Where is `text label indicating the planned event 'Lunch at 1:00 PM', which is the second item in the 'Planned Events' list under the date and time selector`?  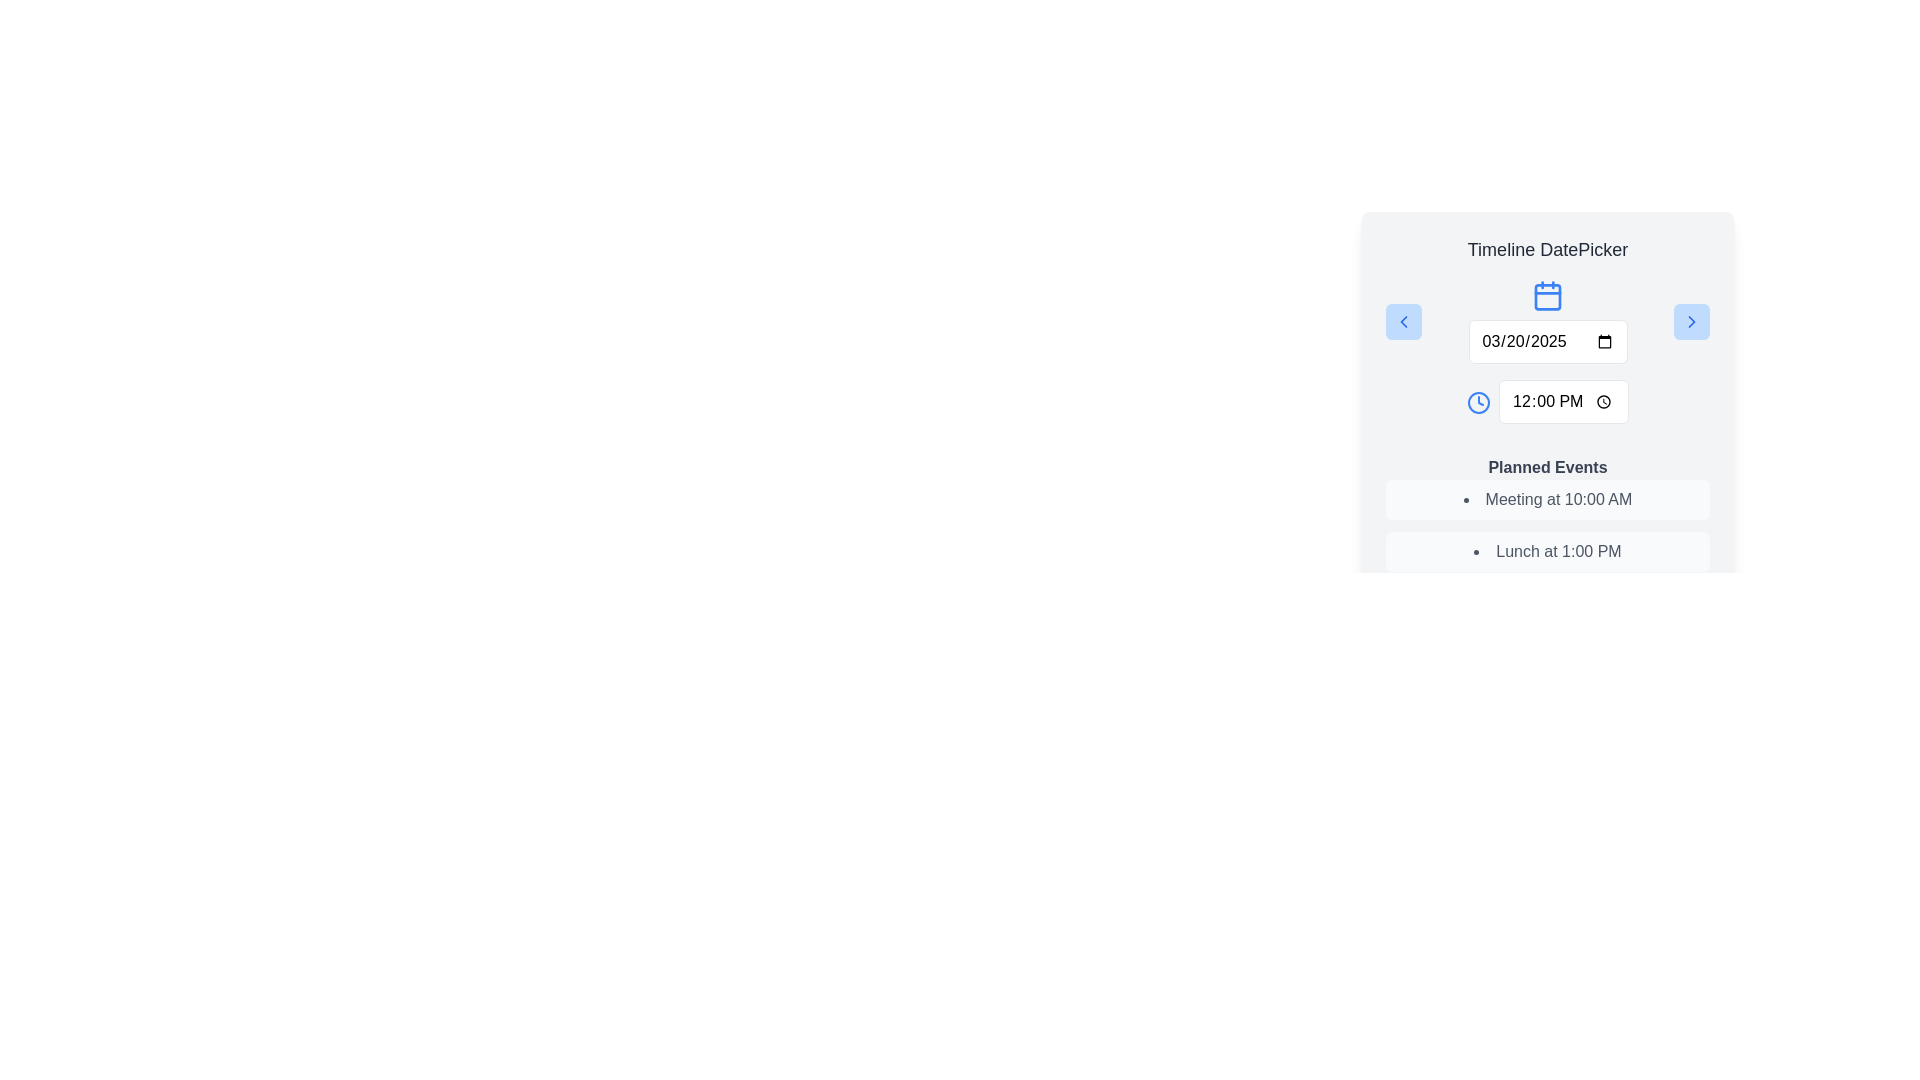 text label indicating the planned event 'Lunch at 1:00 PM', which is the second item in the 'Planned Events' list under the date and time selector is located at coordinates (1547, 551).